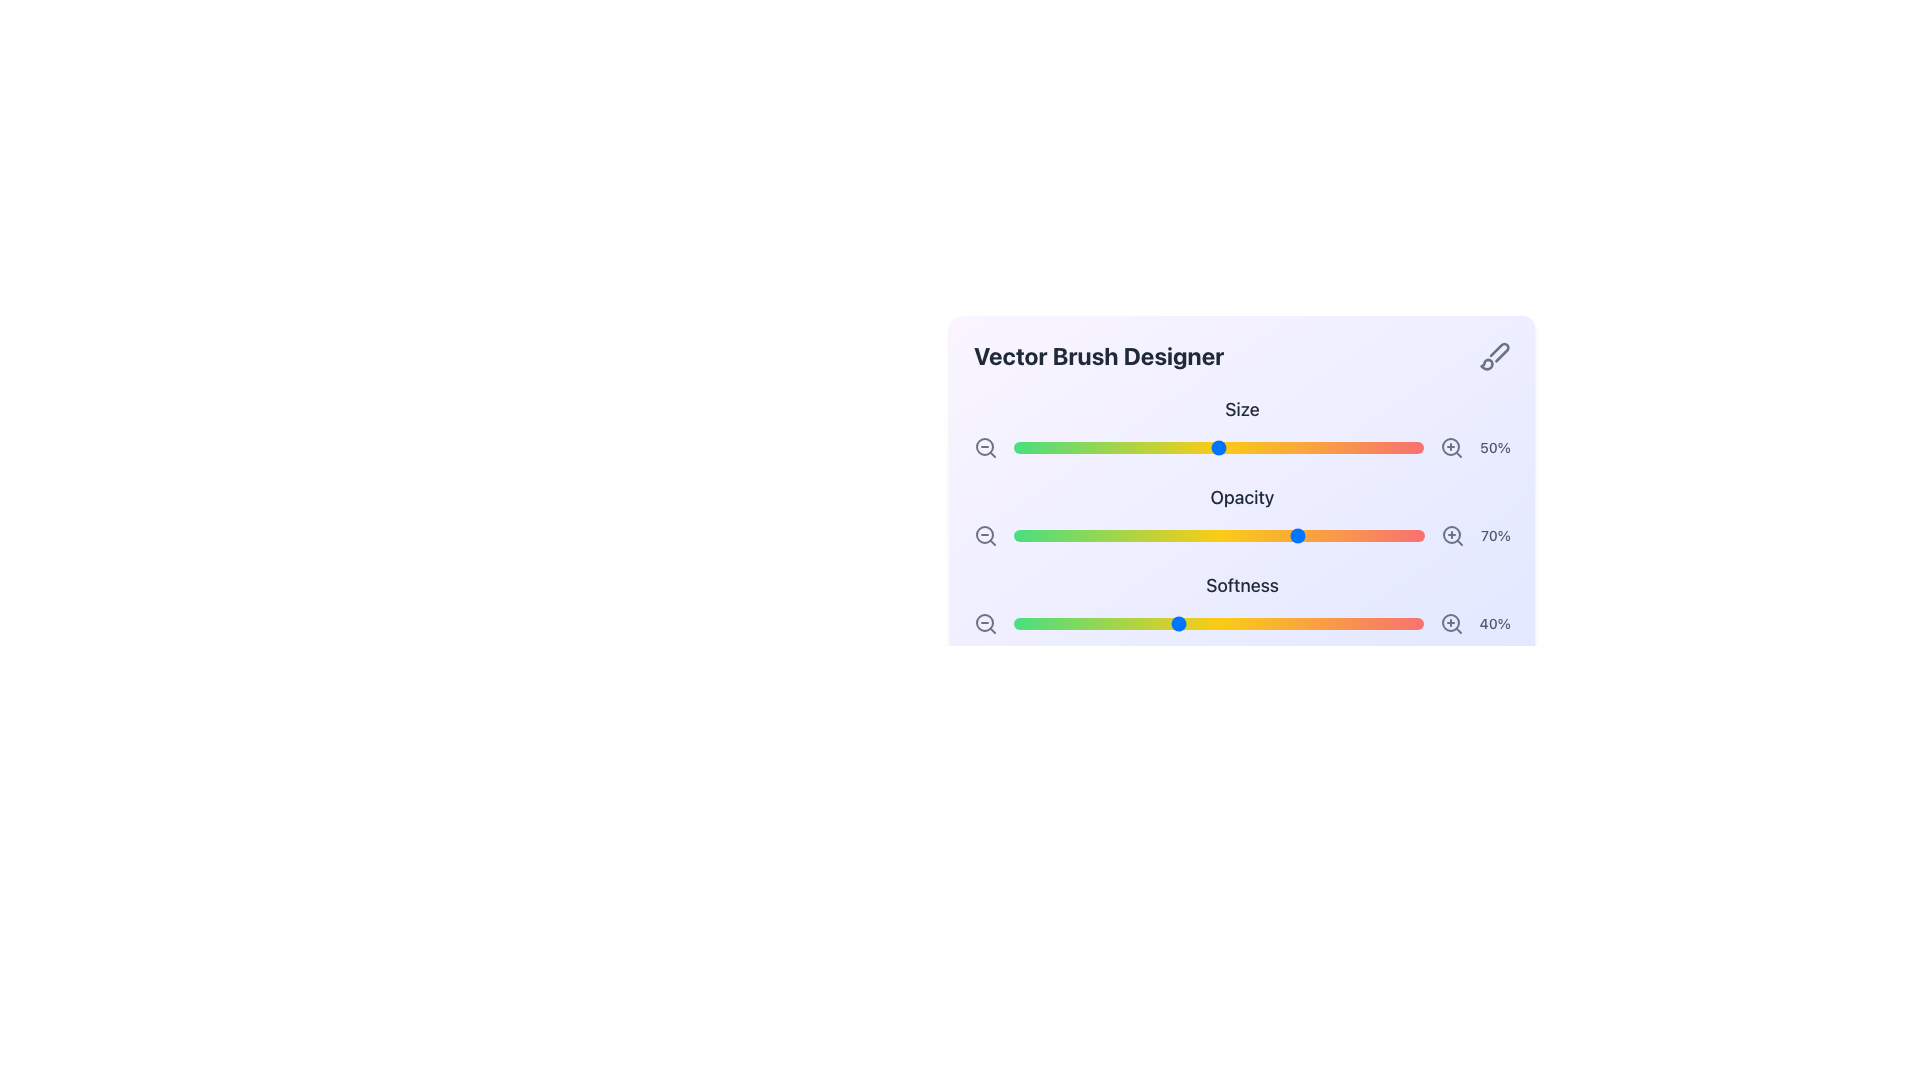  I want to click on opacity, so click(1395, 535).